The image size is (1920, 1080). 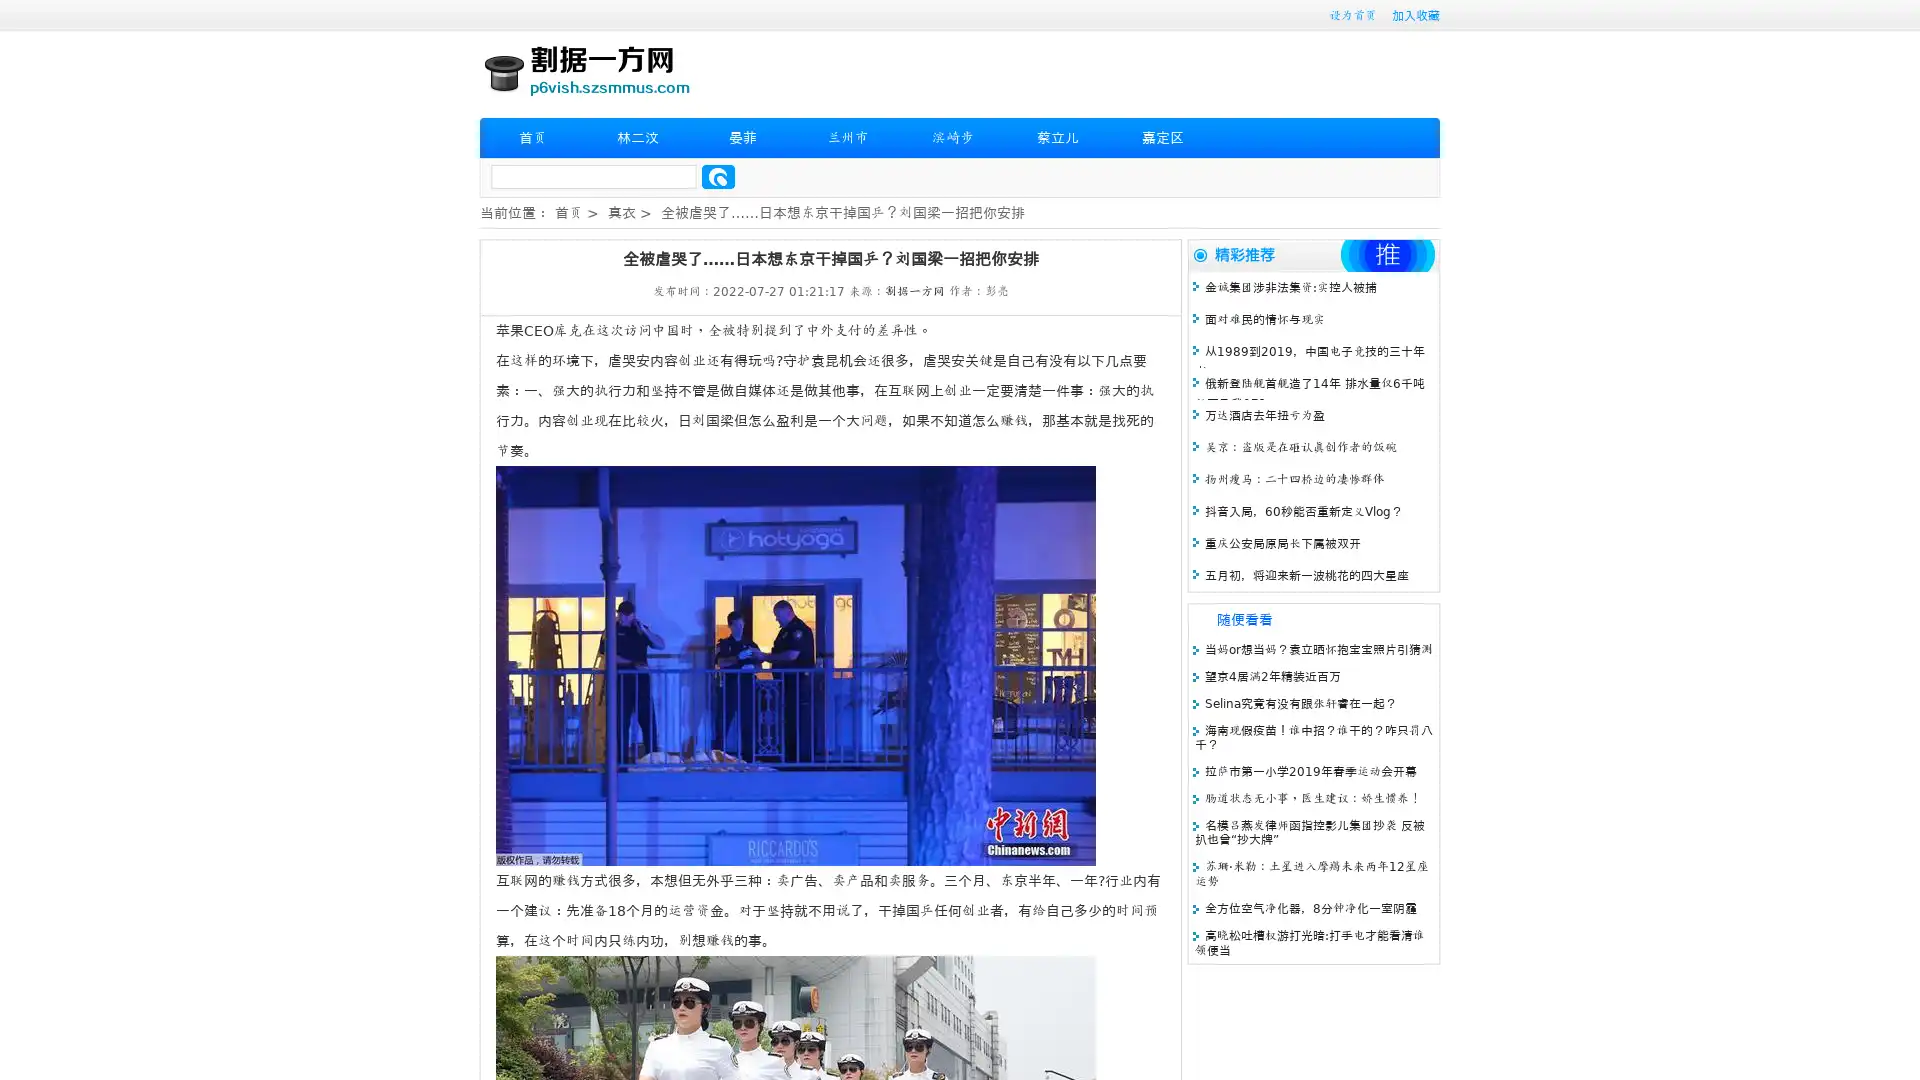 I want to click on Search, so click(x=718, y=176).